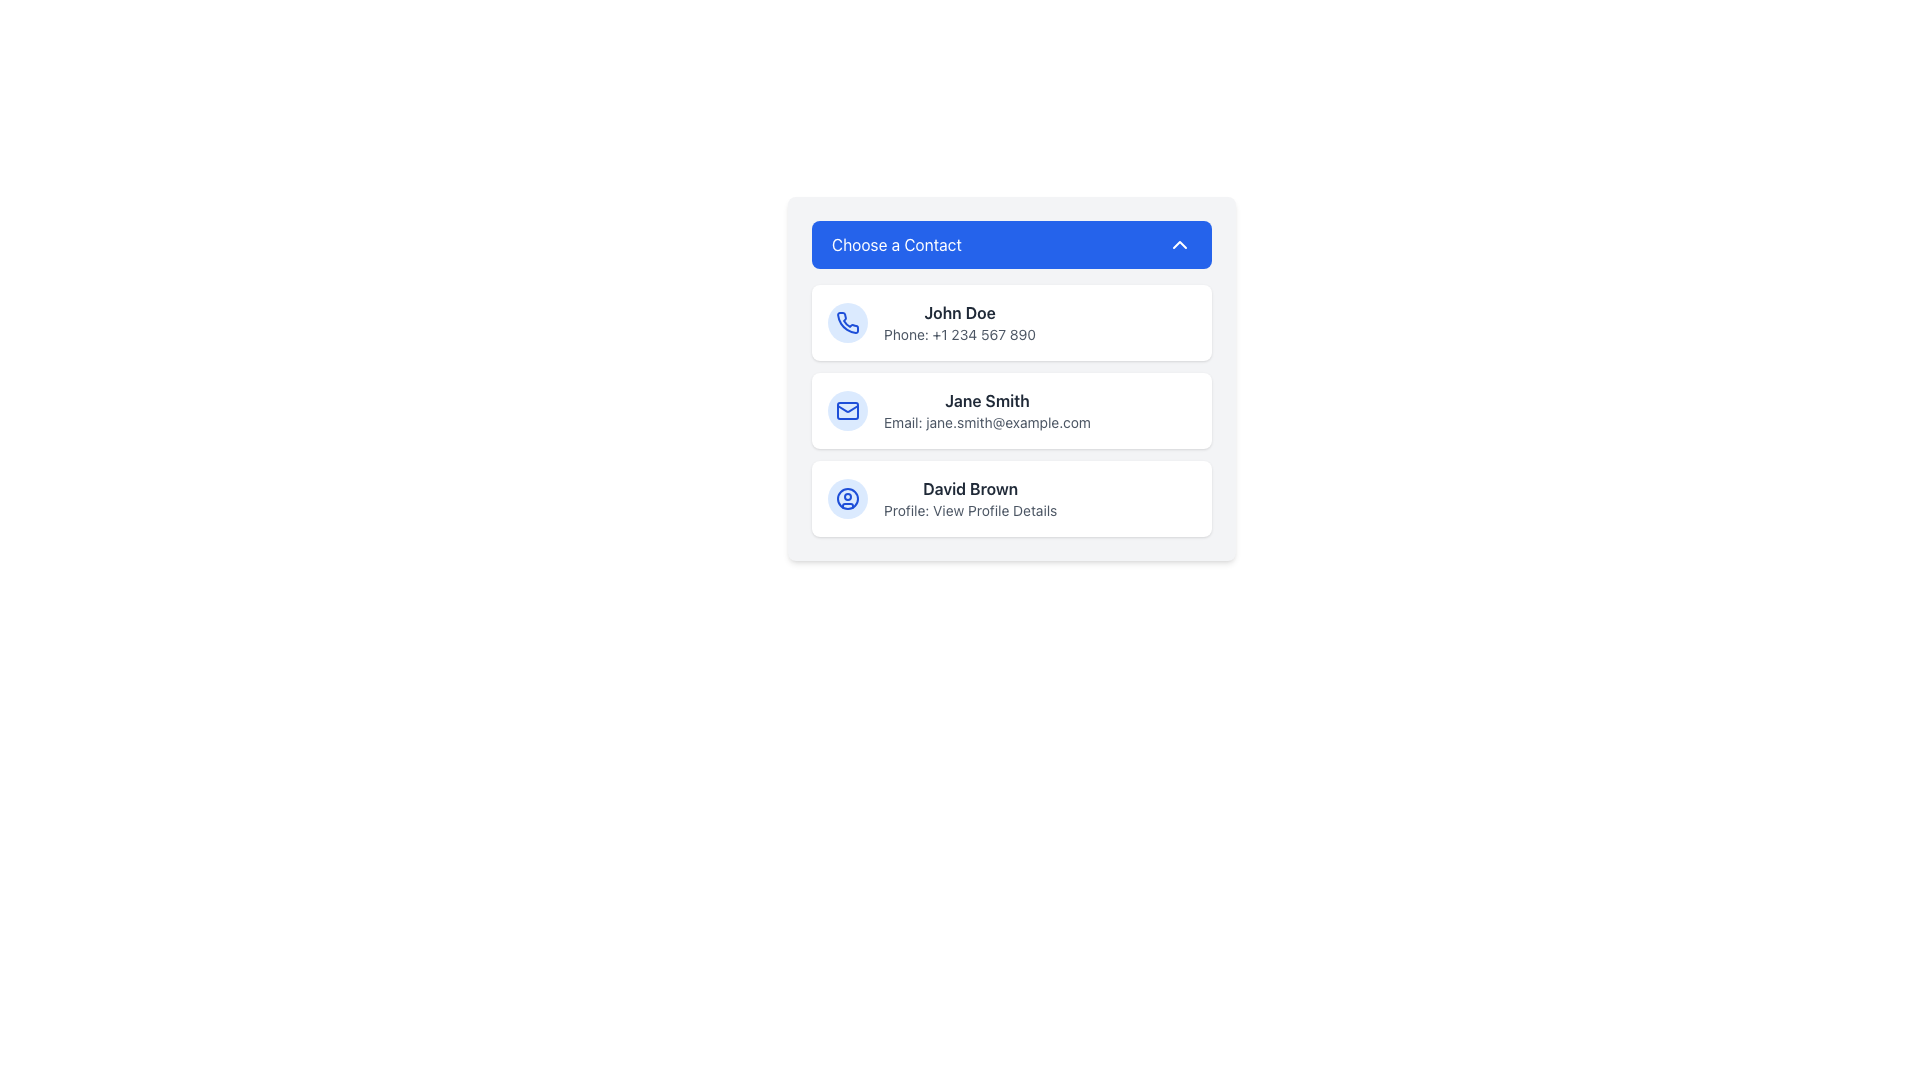 Image resolution: width=1920 pixels, height=1080 pixels. I want to click on the Text Label that displays the name of the contact in the topmost contact card of the vertically stacked list, positioned above the phone number 'Phone: +1 234 567 890', so click(960, 312).